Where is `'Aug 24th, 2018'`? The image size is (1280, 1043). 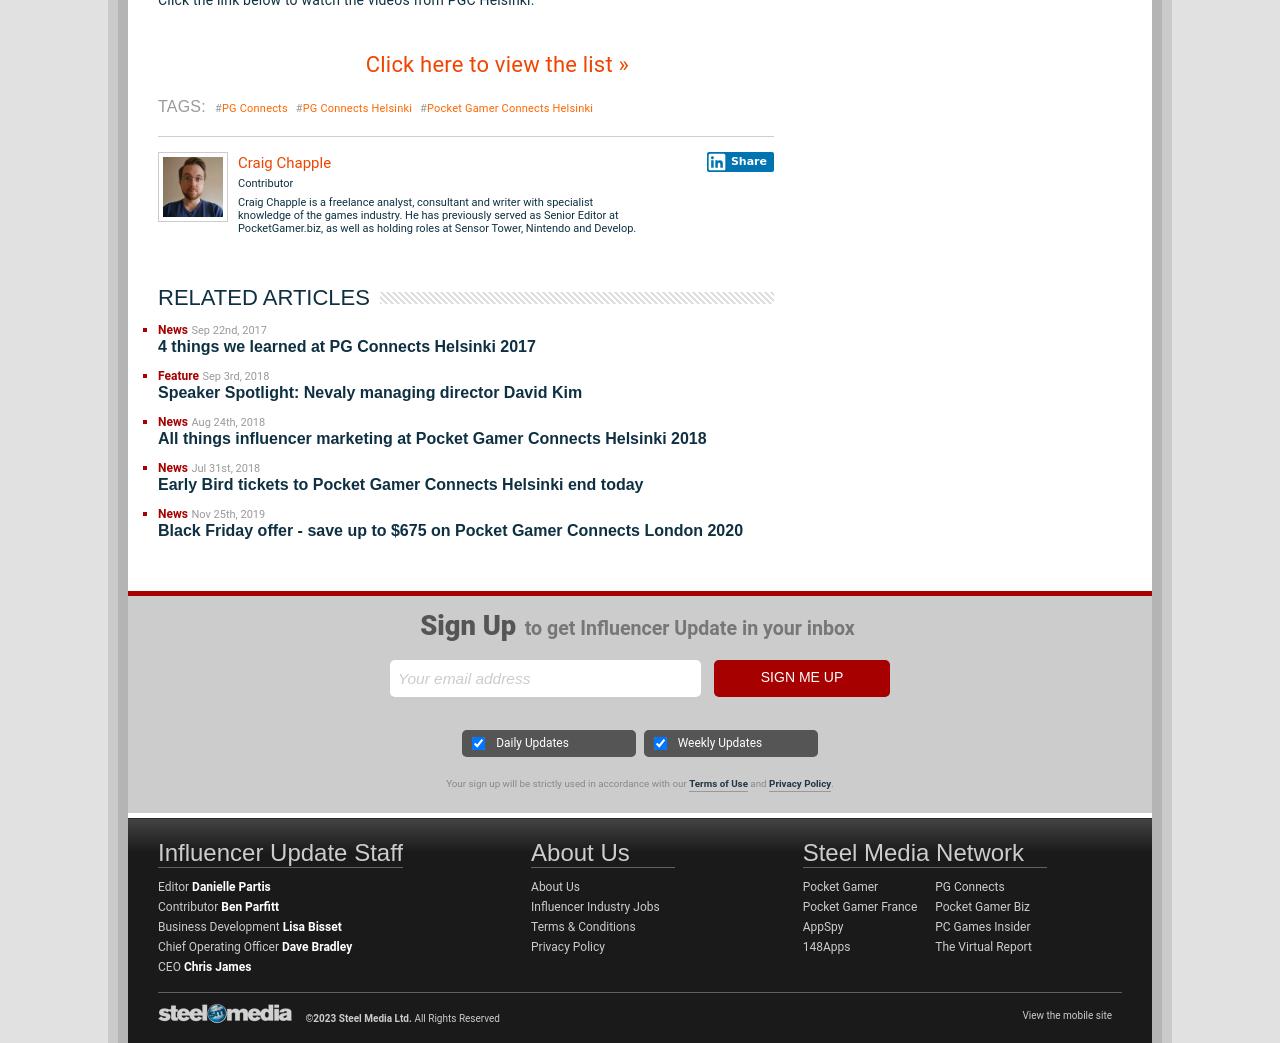 'Aug 24th, 2018' is located at coordinates (227, 422).